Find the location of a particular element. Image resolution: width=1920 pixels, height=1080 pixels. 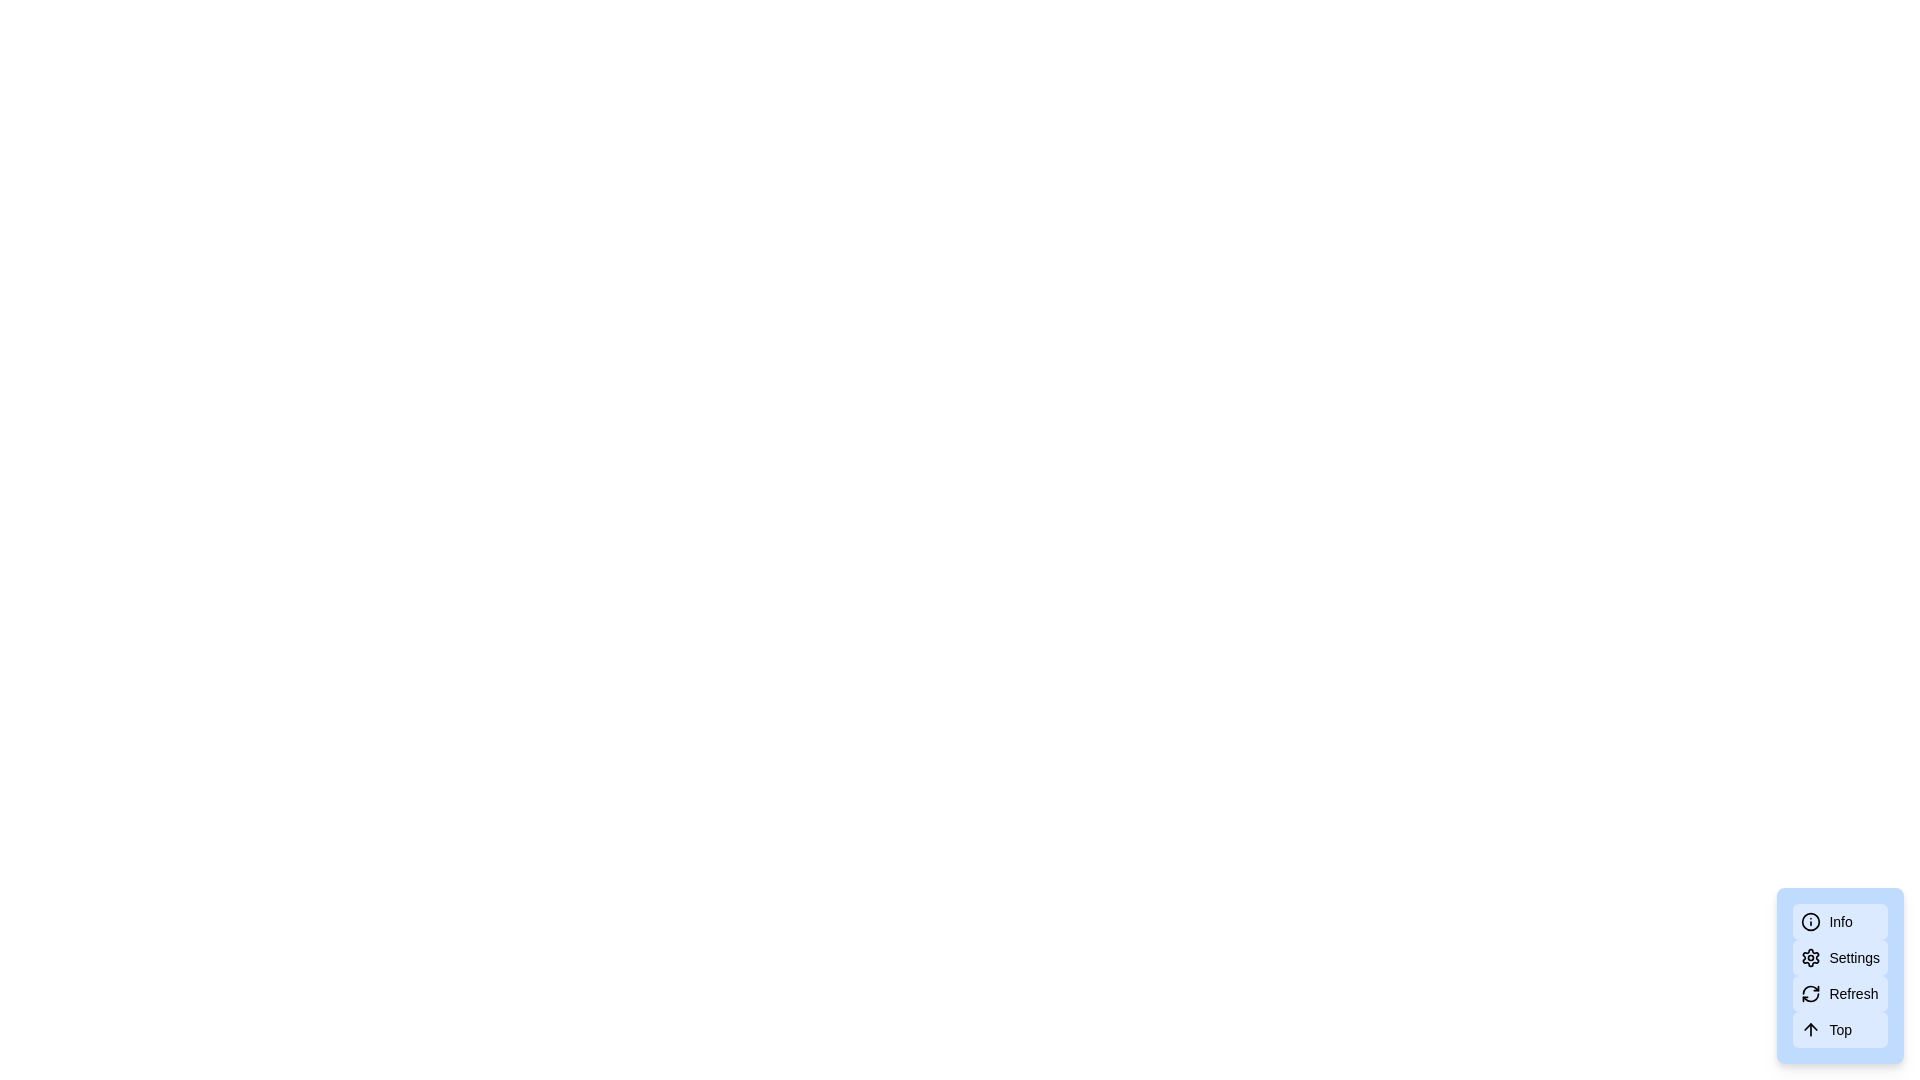

the light blue button labeled 'Top' with an upward-pointing arrow icon to trigger potential hover effects is located at coordinates (1840, 1029).